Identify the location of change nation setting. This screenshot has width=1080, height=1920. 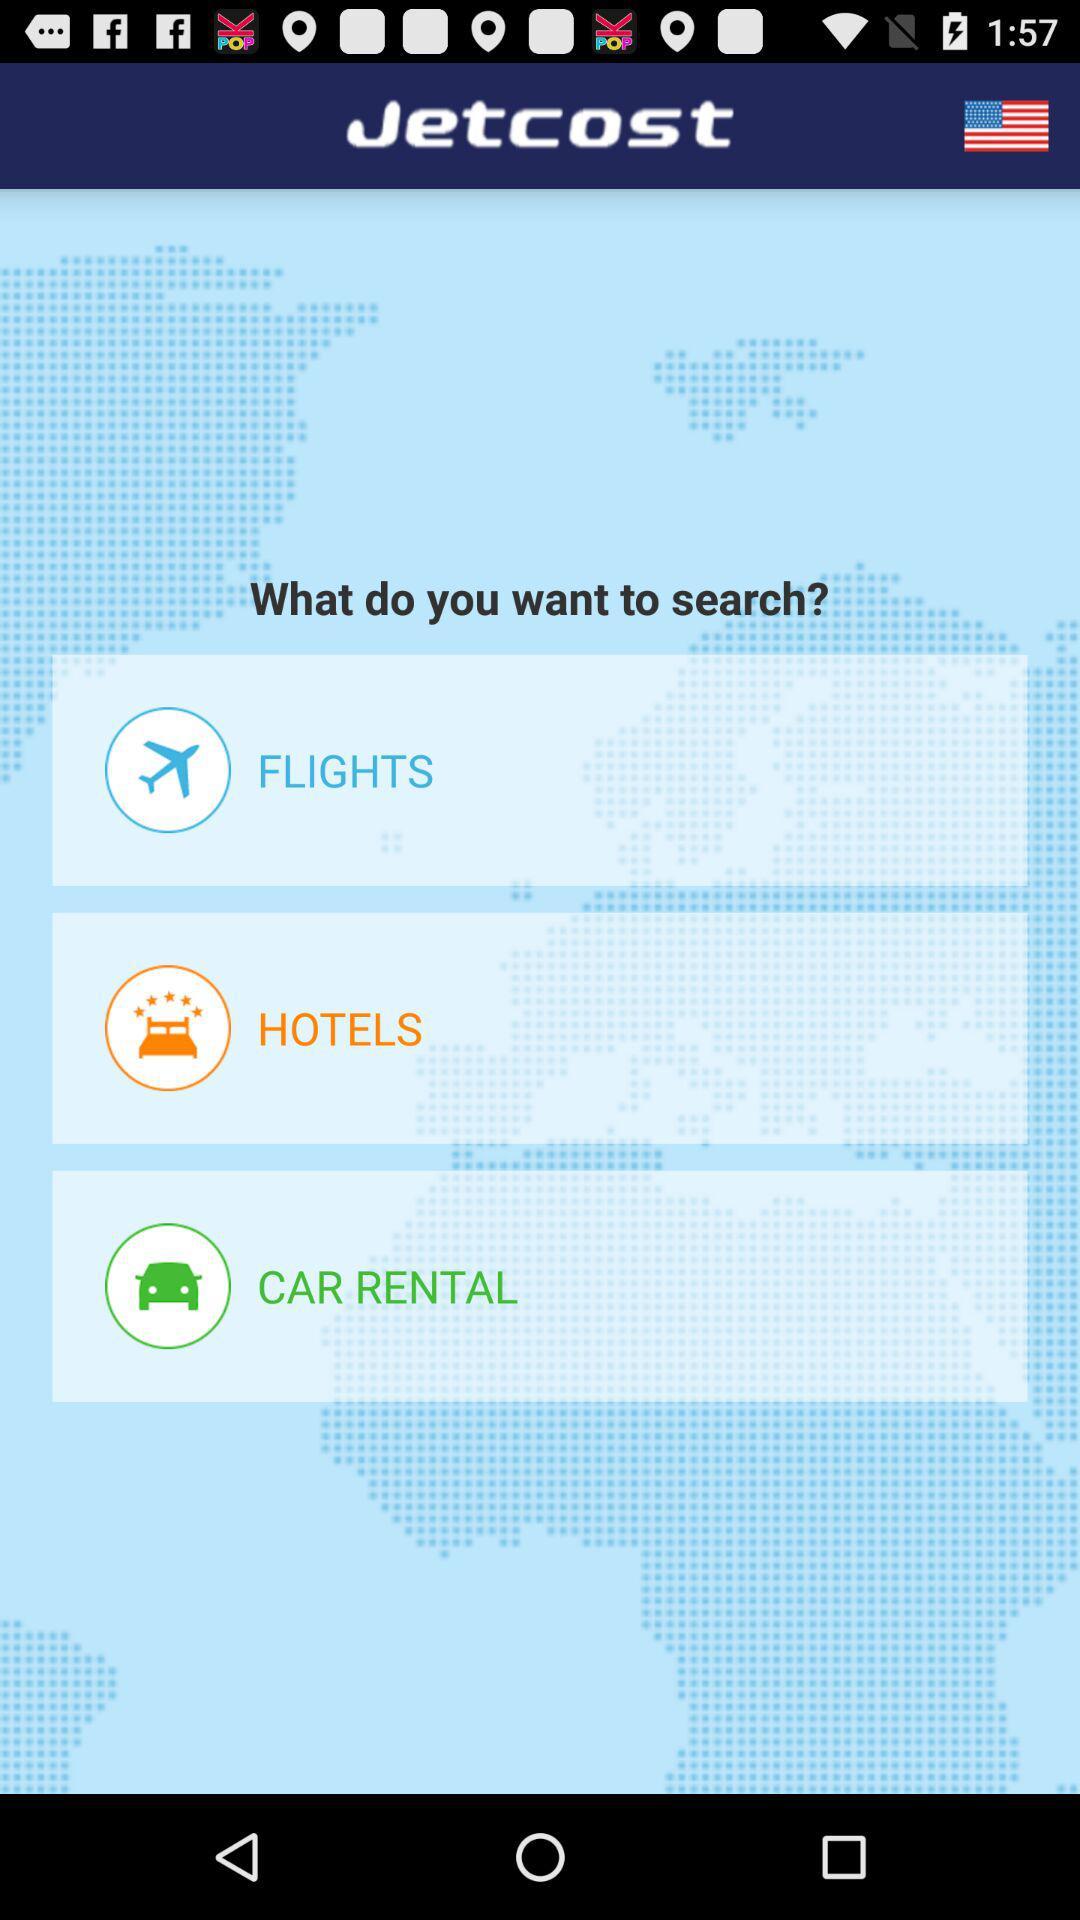
(1006, 124).